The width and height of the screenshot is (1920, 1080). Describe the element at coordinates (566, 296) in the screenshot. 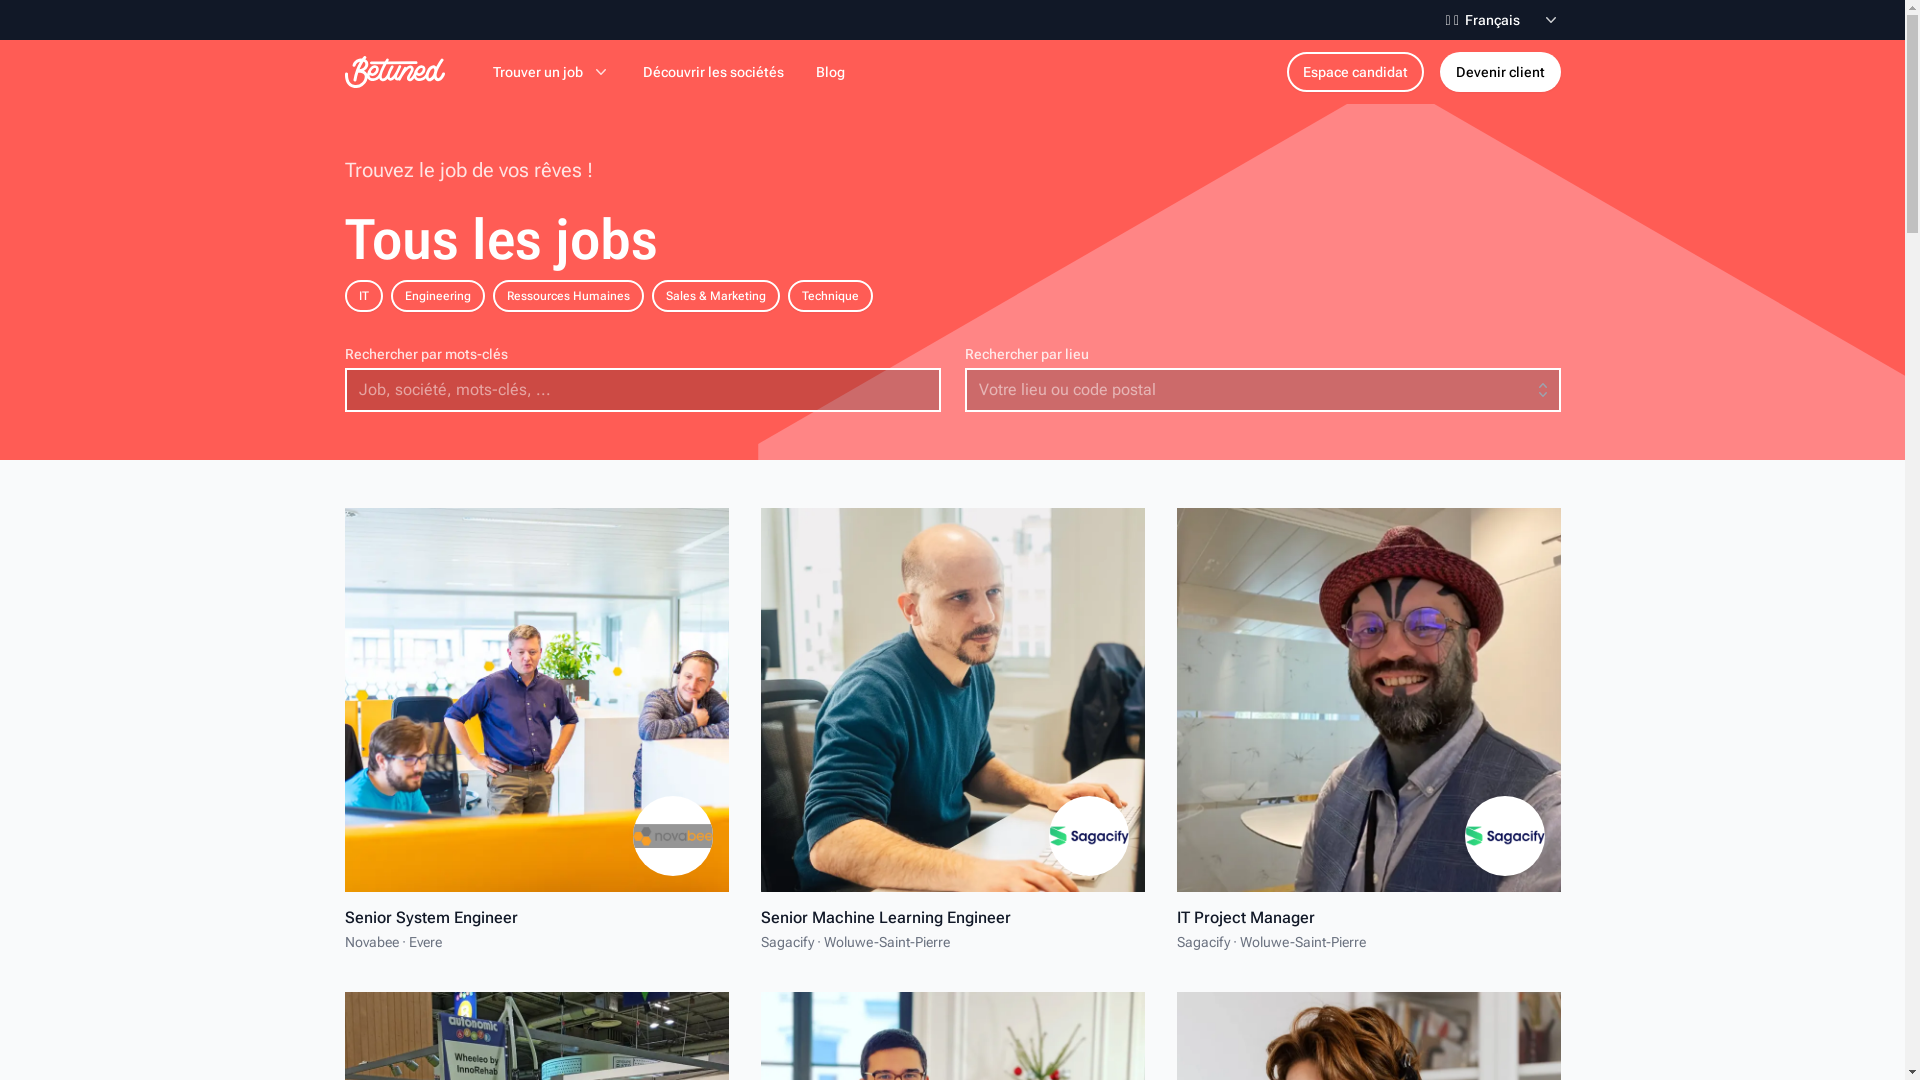

I see `'Ressources Humaines'` at that location.